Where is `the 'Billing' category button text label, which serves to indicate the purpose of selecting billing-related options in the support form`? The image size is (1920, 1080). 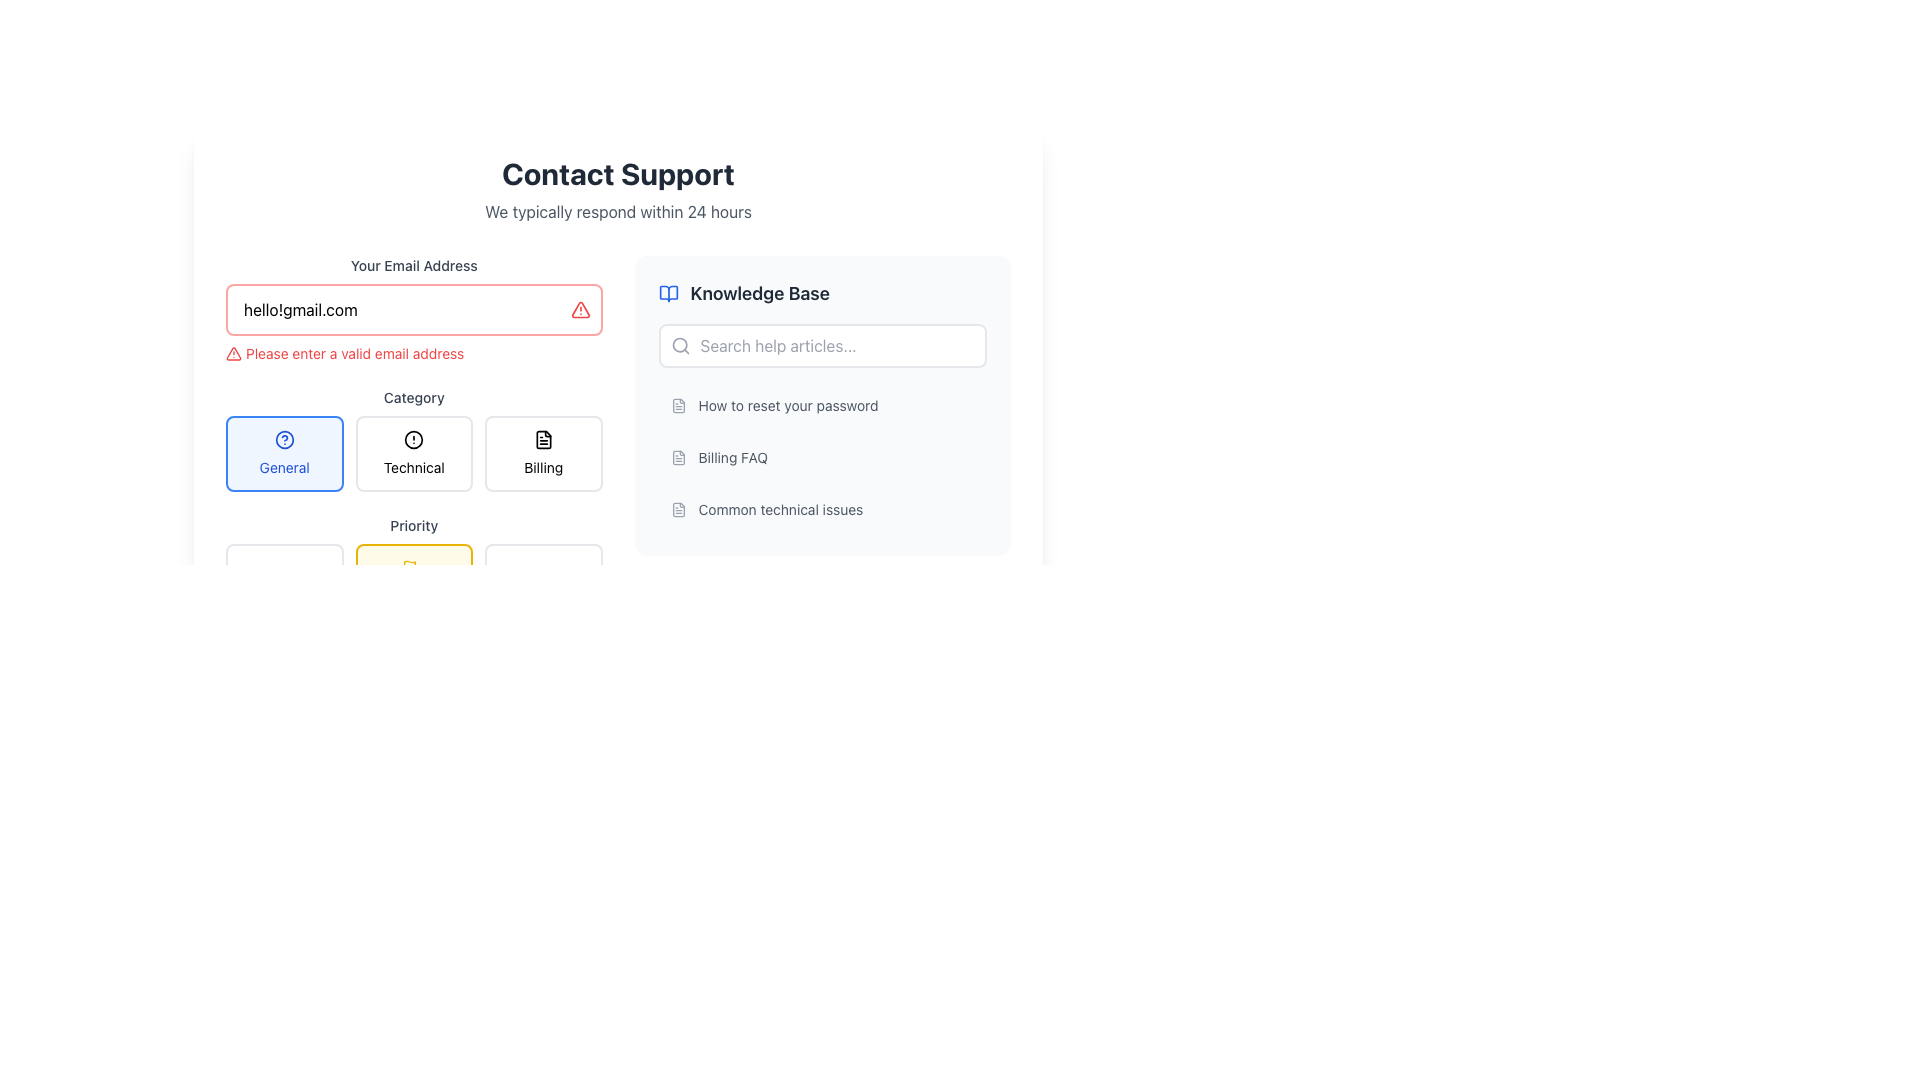 the 'Billing' category button text label, which serves to indicate the purpose of selecting billing-related options in the support form is located at coordinates (543, 467).